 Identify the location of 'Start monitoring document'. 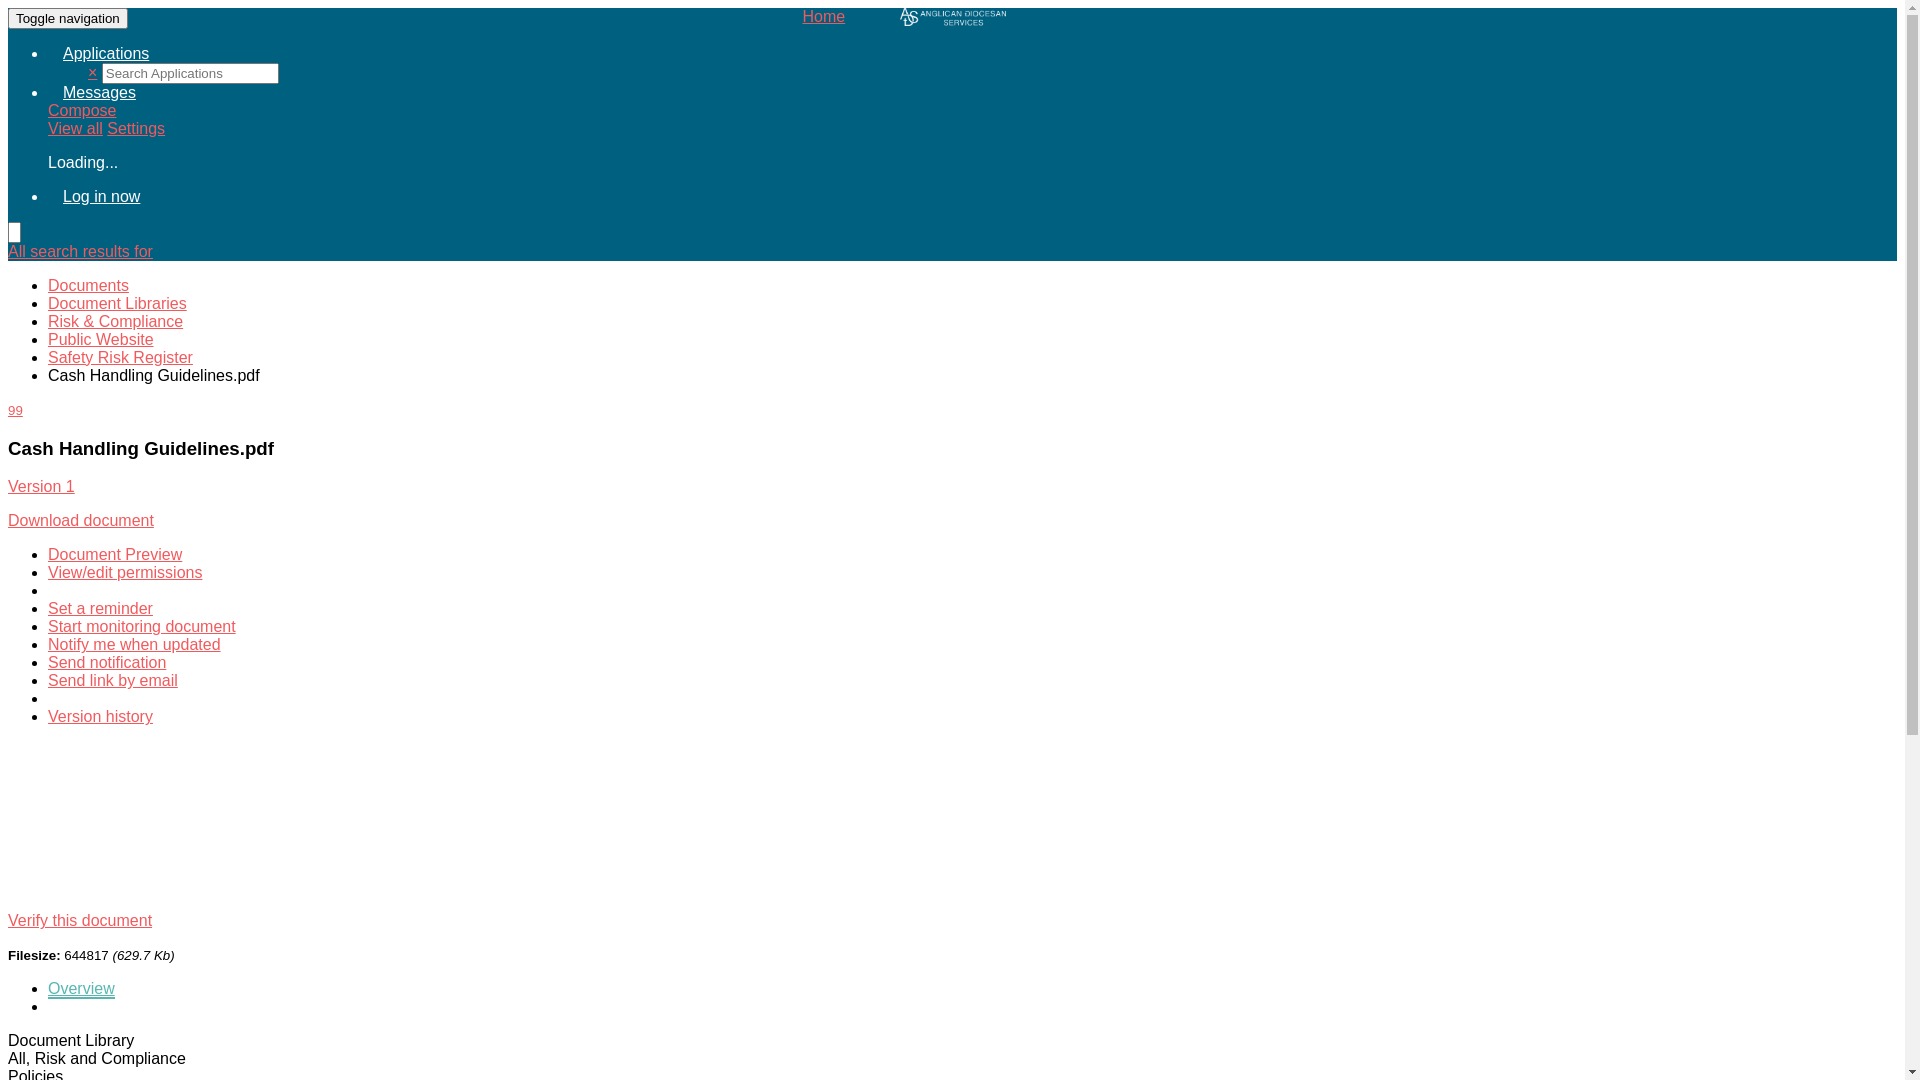
(141, 626).